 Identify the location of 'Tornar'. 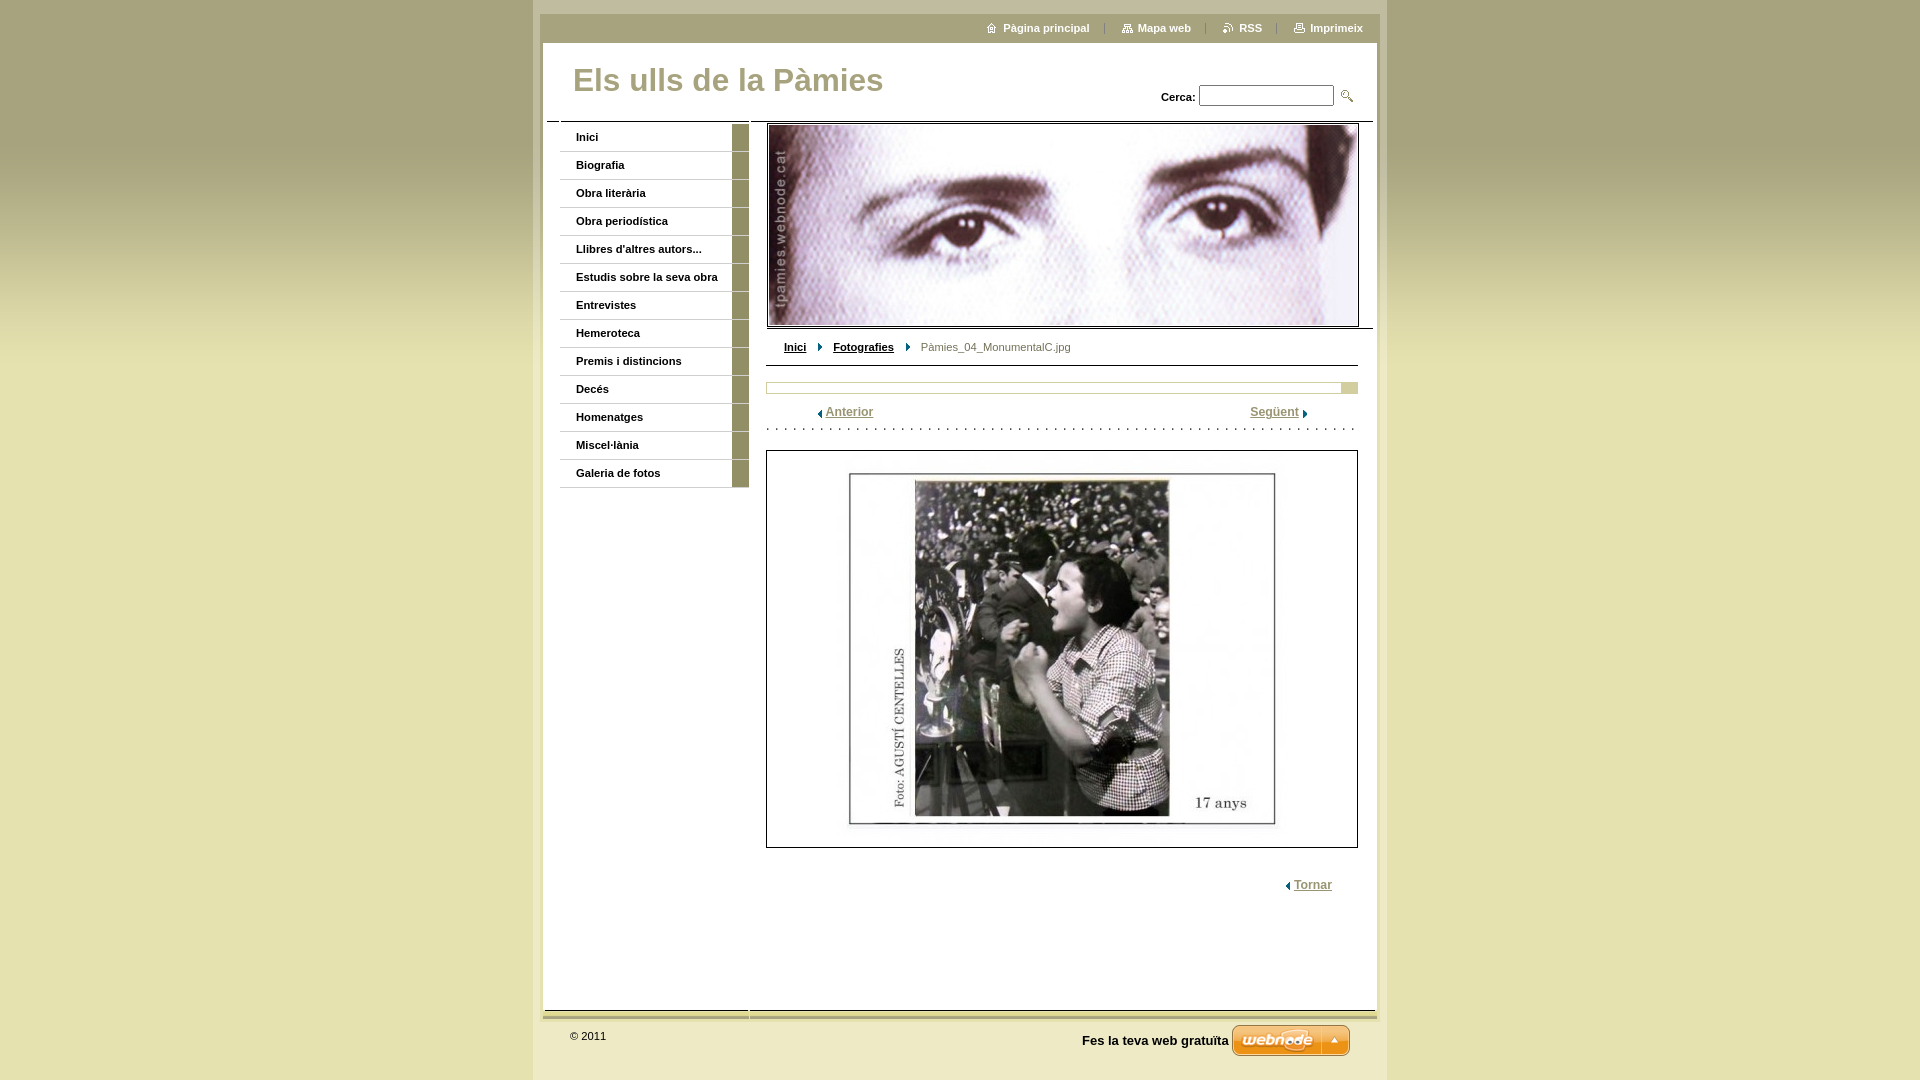
(1309, 883).